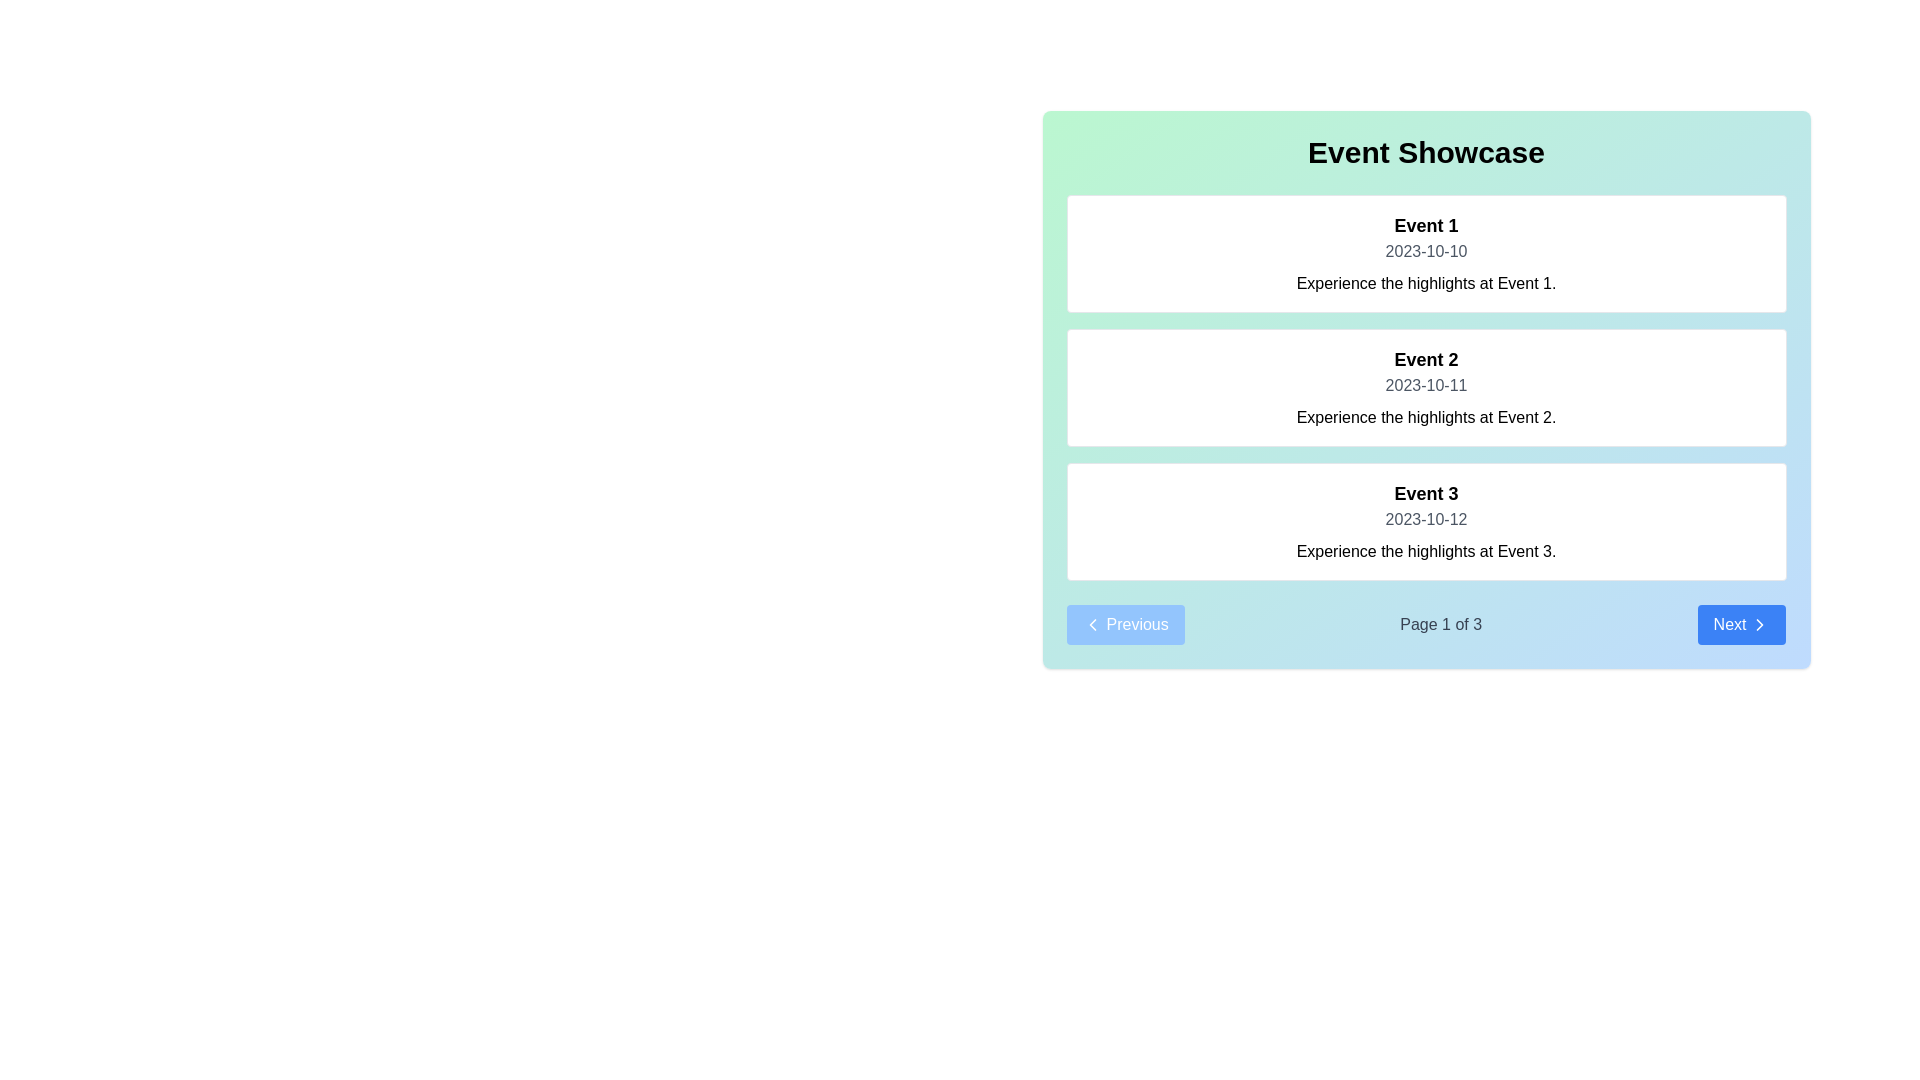 The width and height of the screenshot is (1920, 1080). What do you see at coordinates (1760, 623) in the screenshot?
I see `the arrow icon within the 'Next' button at the bottom-right corner of the interface, which indicates navigation to the subsequent page or content` at bounding box center [1760, 623].